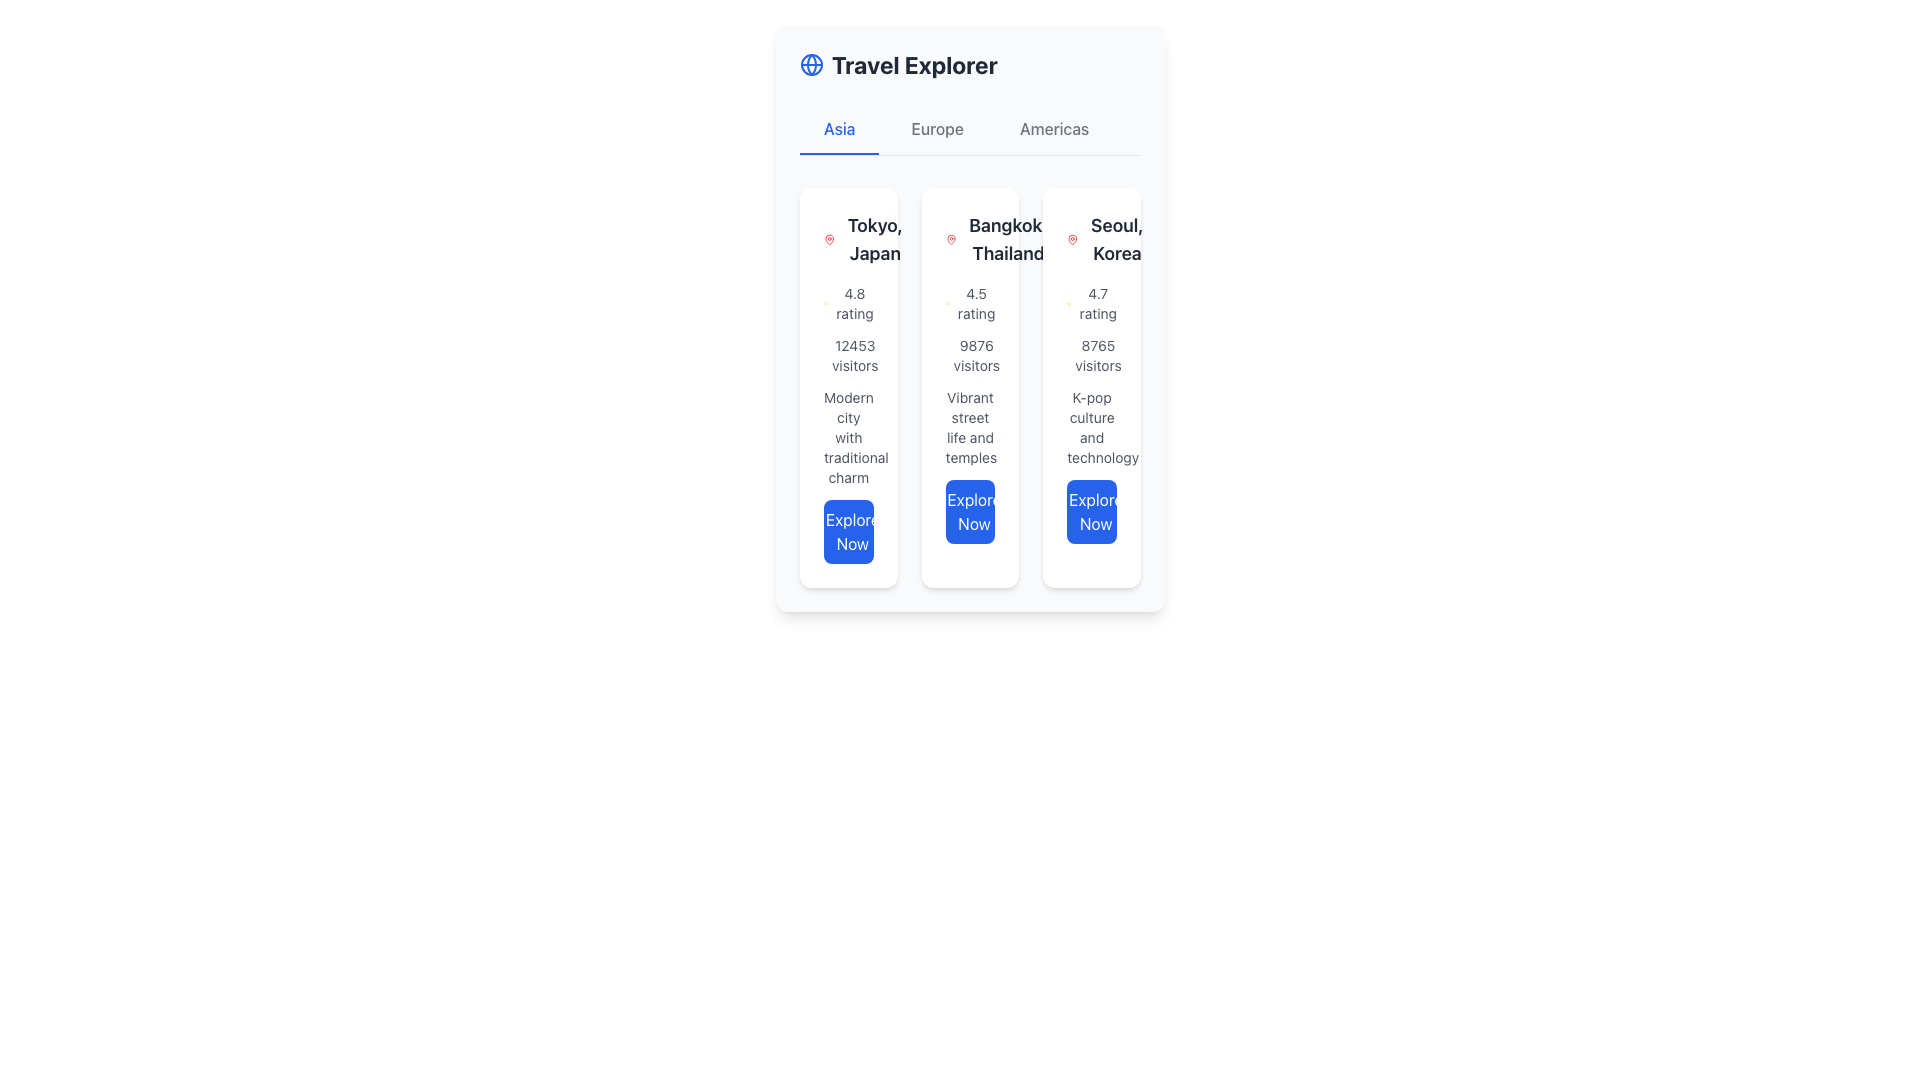  I want to click on the numerical rating text label located below the title 'Bangkok Thailand' and above the visitor numbers, aligned with a star icon on the left, so click(976, 304).